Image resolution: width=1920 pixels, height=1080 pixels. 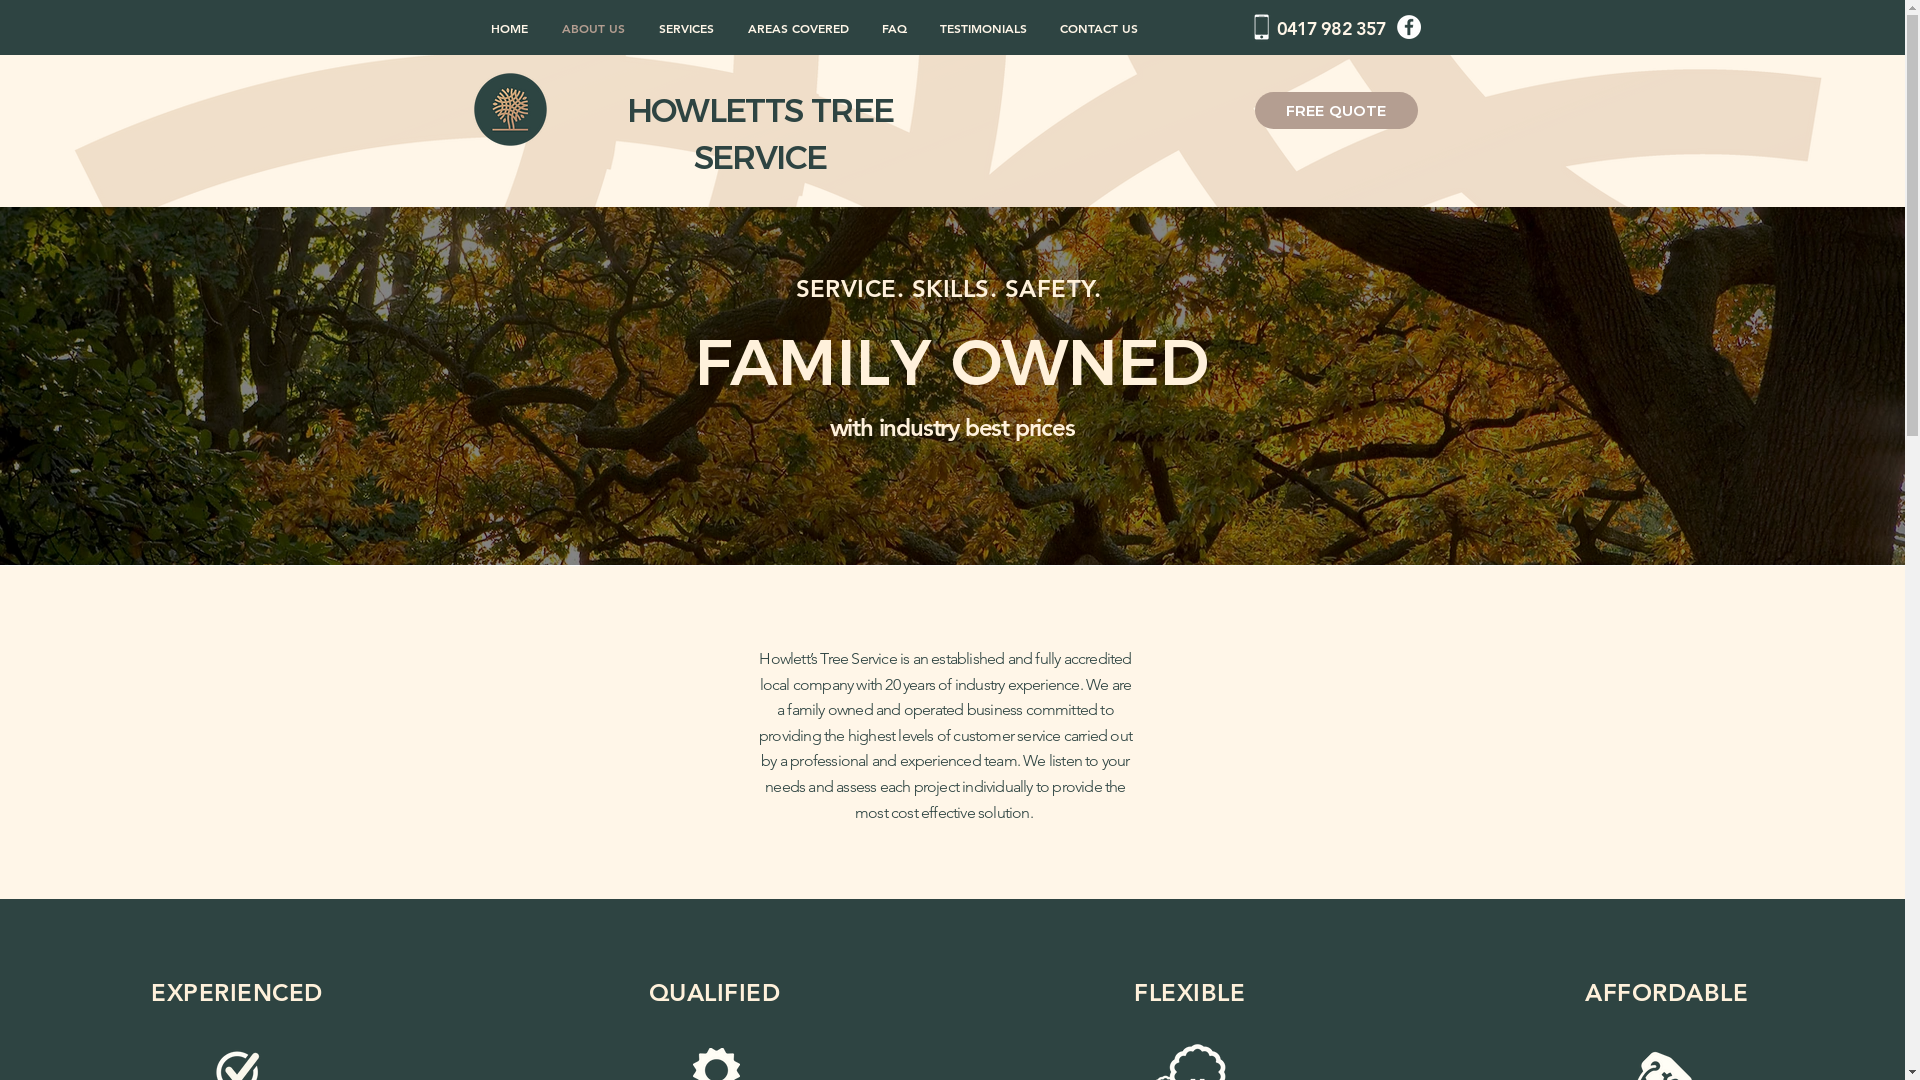 What do you see at coordinates (686, 28) in the screenshot?
I see `'SERVICES'` at bounding box center [686, 28].